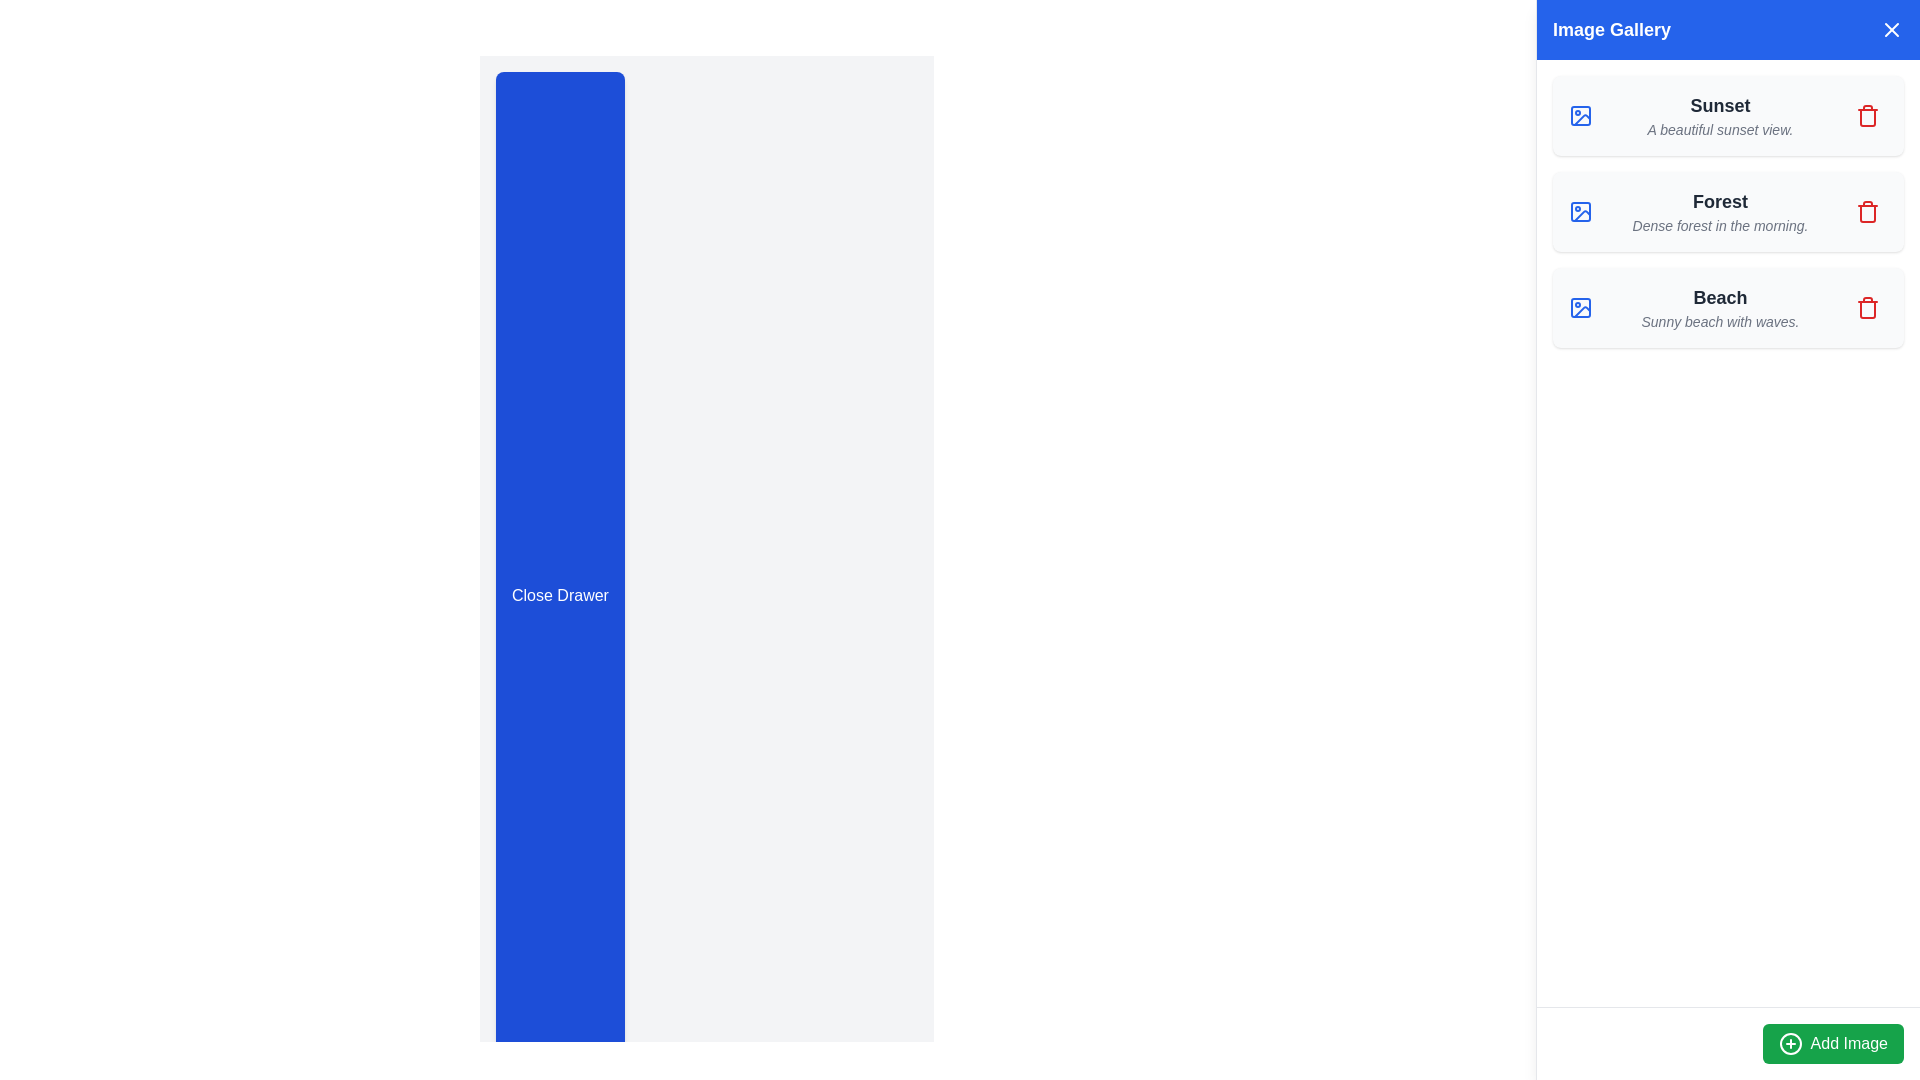 This screenshot has height=1080, width=1920. Describe the element at coordinates (1866, 308) in the screenshot. I see `the trash bin icon located in the upper-right corner of the 'Beach' card` at that location.